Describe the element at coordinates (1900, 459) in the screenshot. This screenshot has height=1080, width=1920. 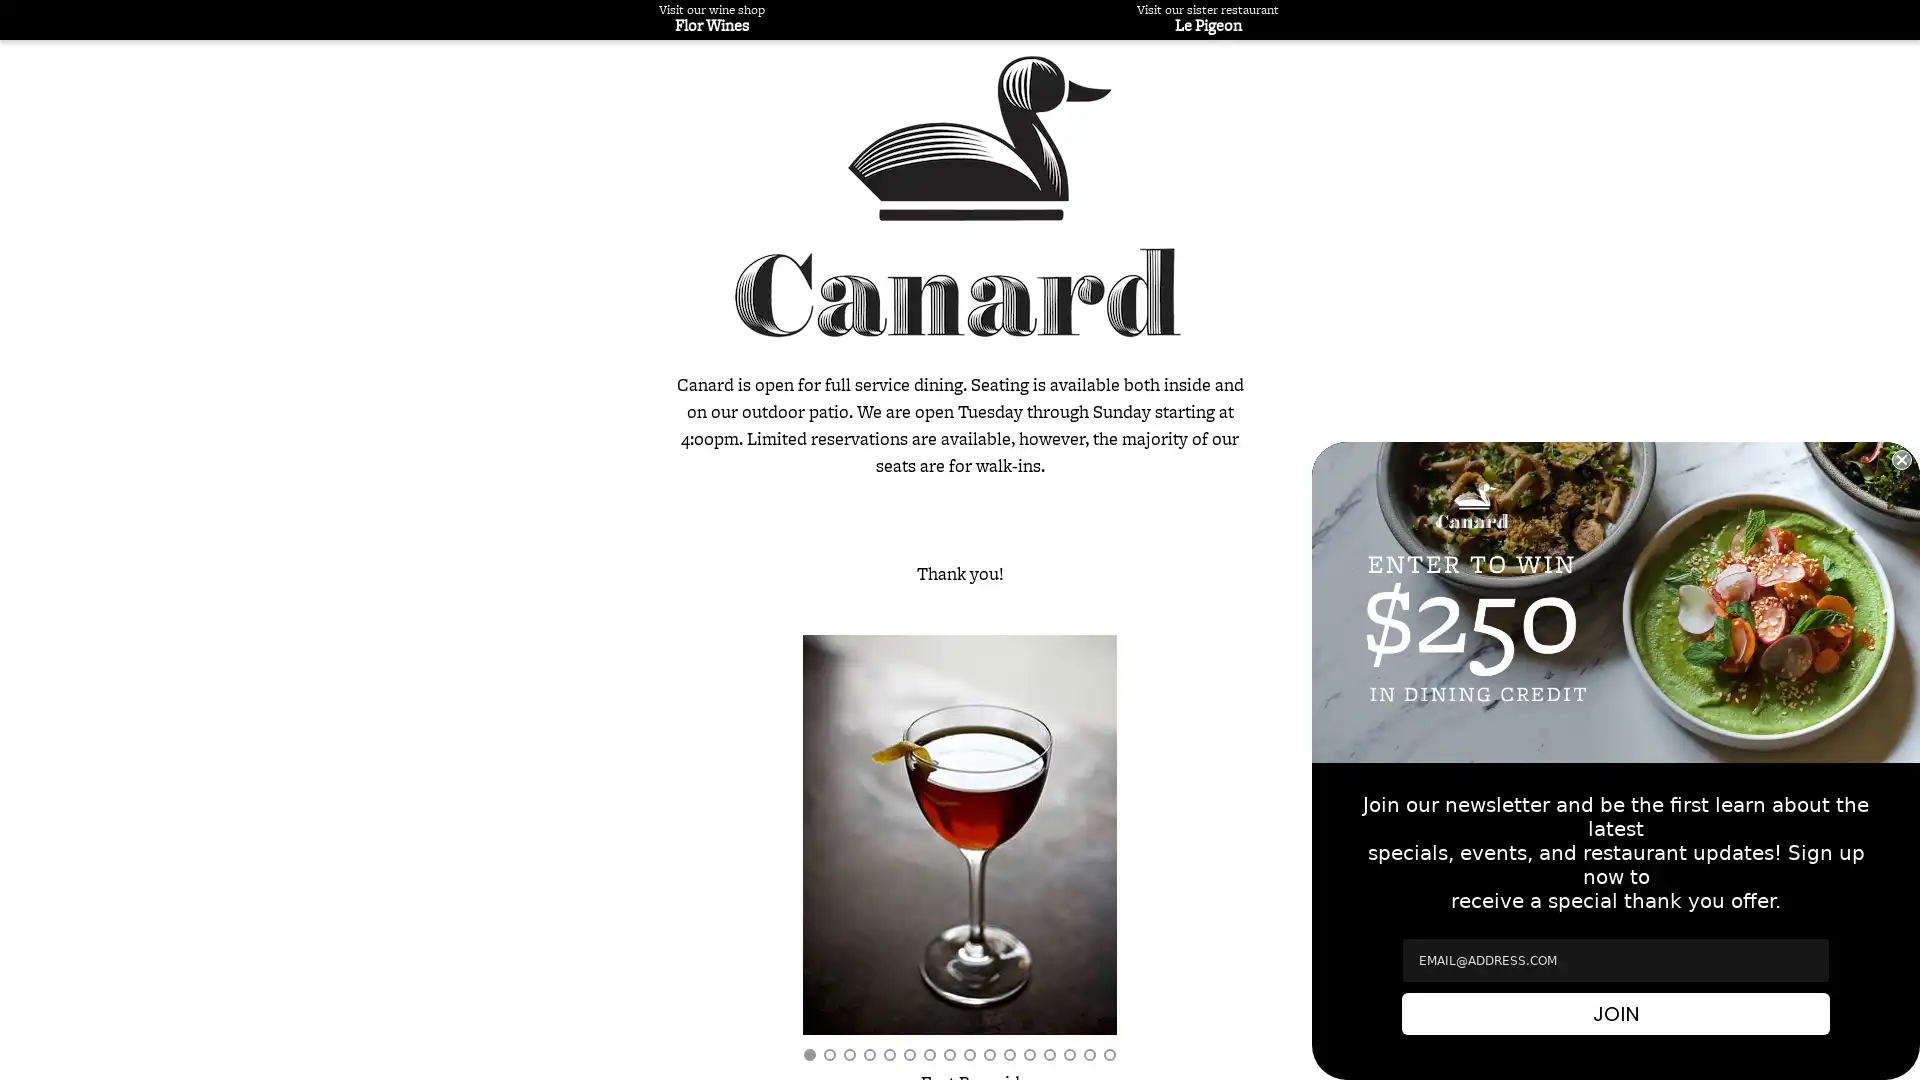
I see `Close form` at that location.